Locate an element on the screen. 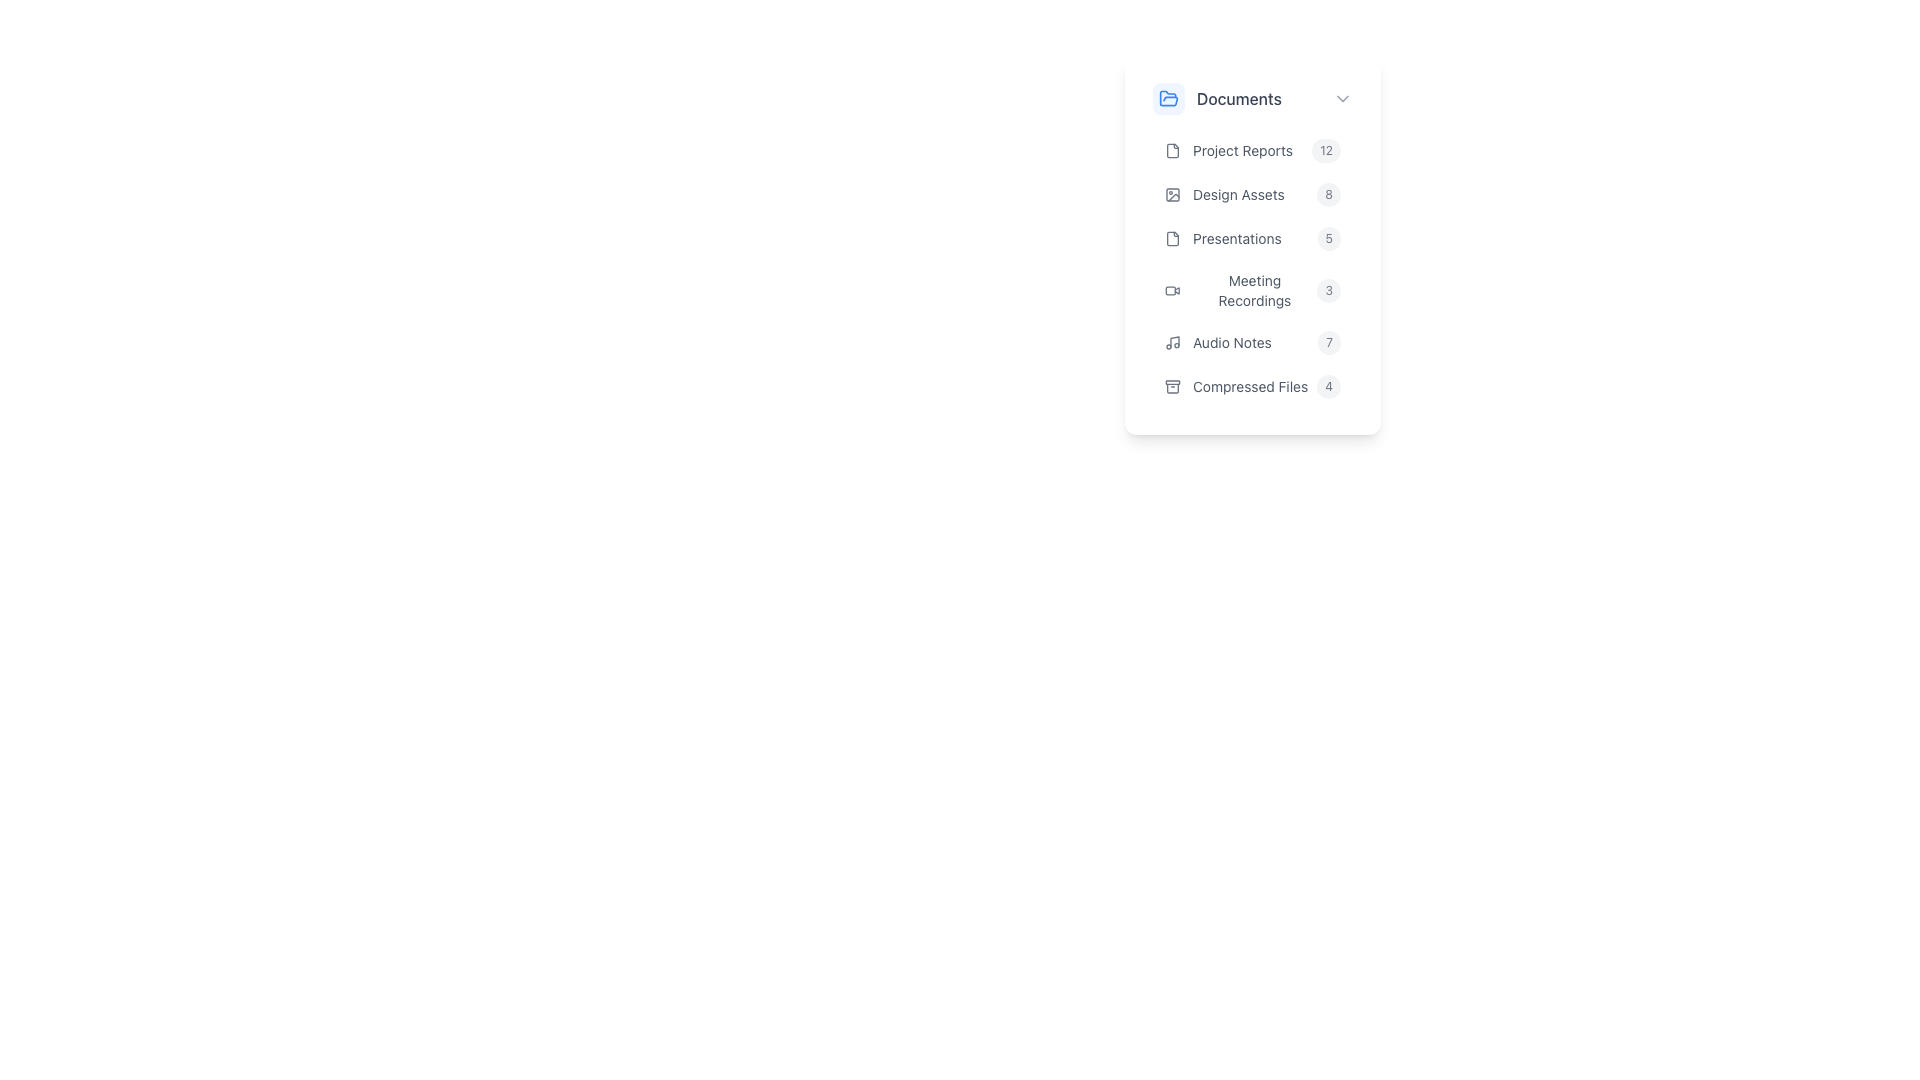  the 'Presentations' text label that is gray and changes to blue on hover, located between a file icon and a badge displaying the number 5, as the third item under the 'Documents' header is located at coordinates (1236, 238).